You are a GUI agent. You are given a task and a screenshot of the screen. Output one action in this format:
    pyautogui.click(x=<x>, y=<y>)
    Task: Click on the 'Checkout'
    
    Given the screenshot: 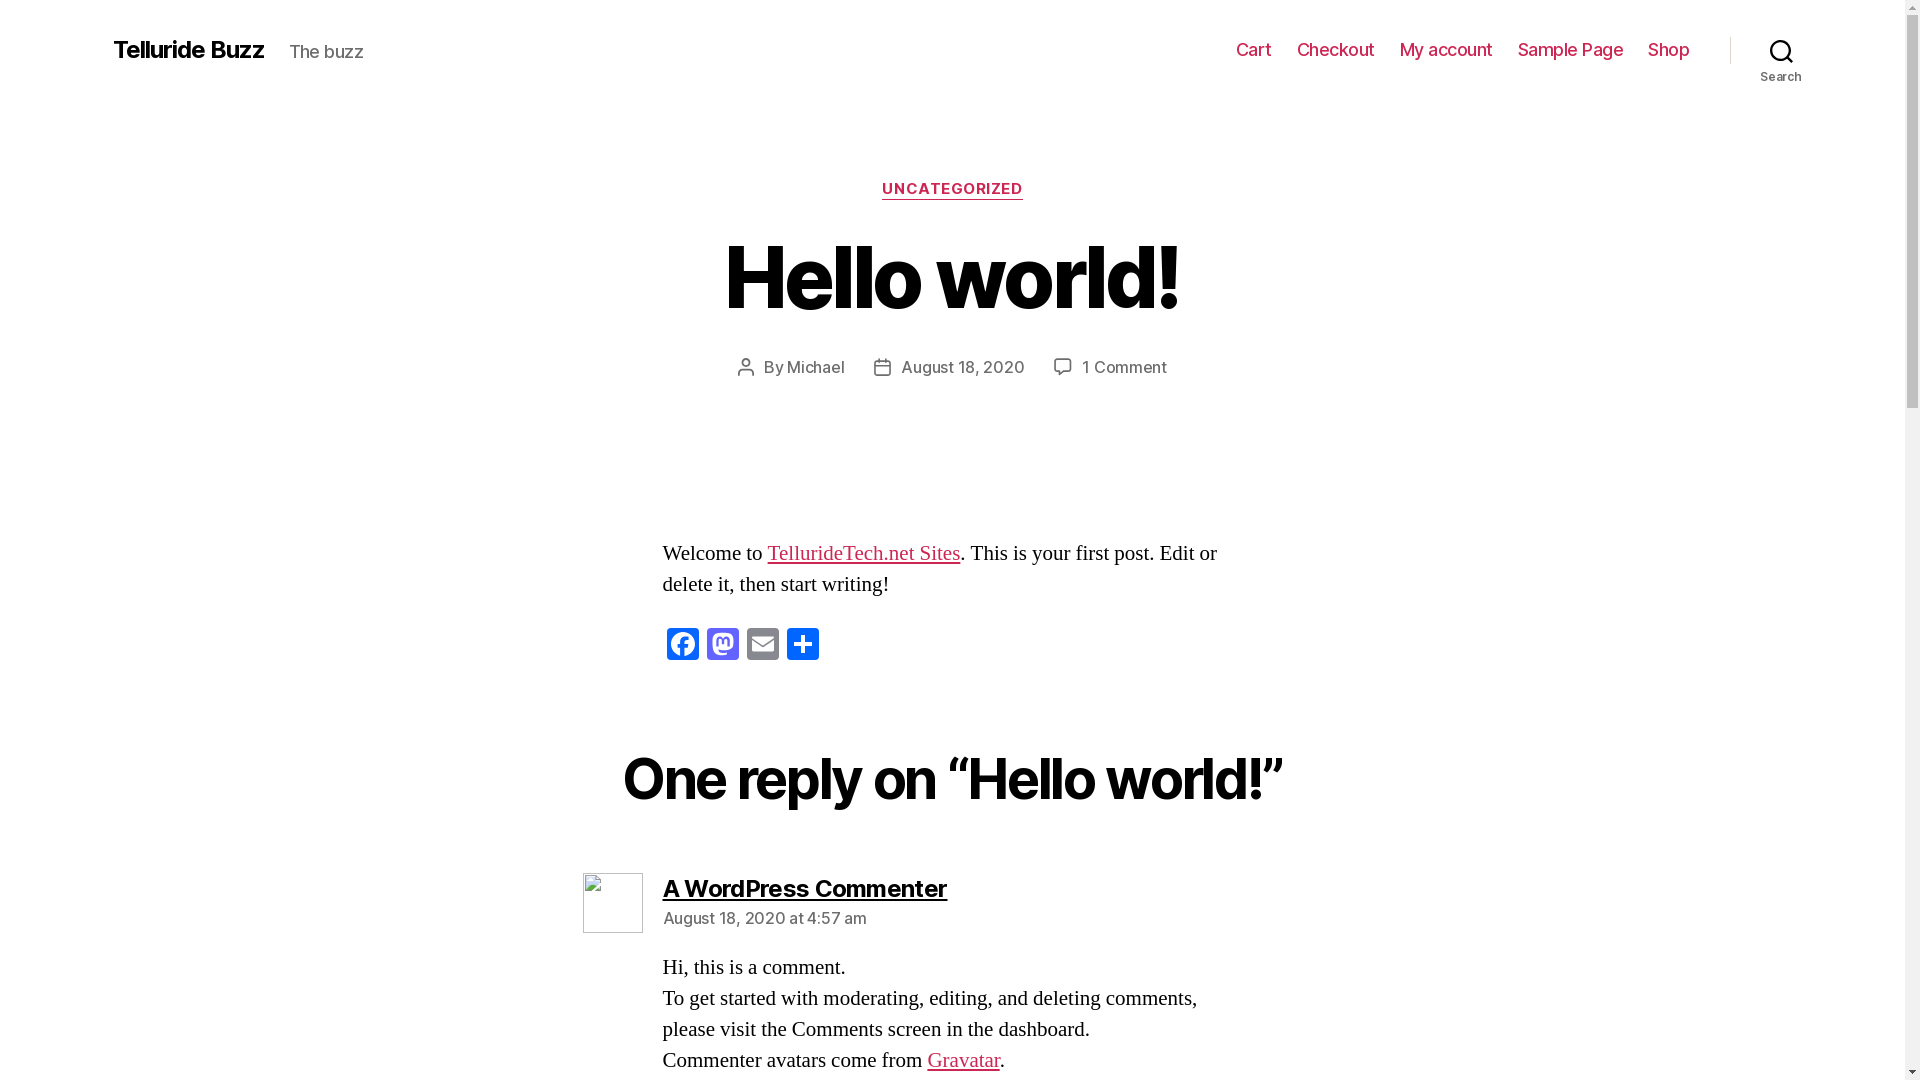 What is the action you would take?
    pyautogui.click(x=1296, y=49)
    